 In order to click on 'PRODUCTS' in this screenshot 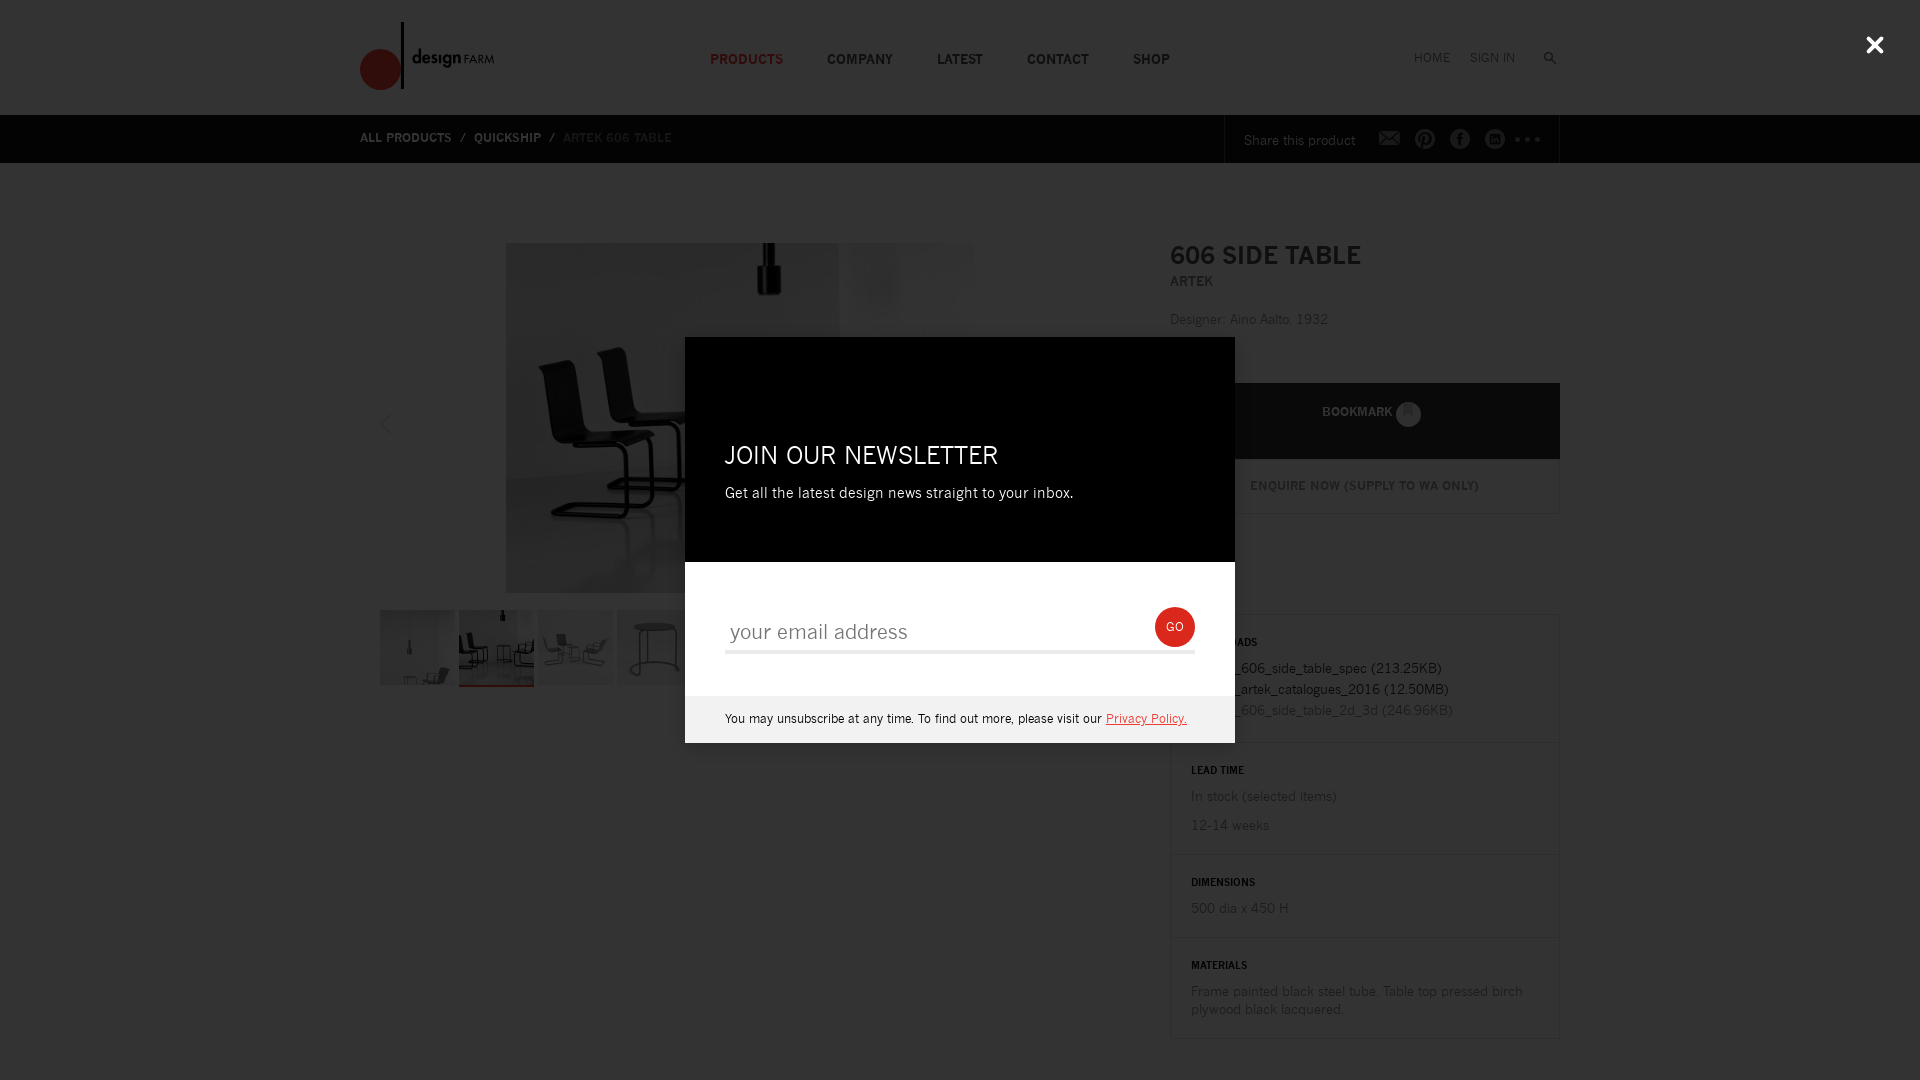, I will do `click(745, 49)`.